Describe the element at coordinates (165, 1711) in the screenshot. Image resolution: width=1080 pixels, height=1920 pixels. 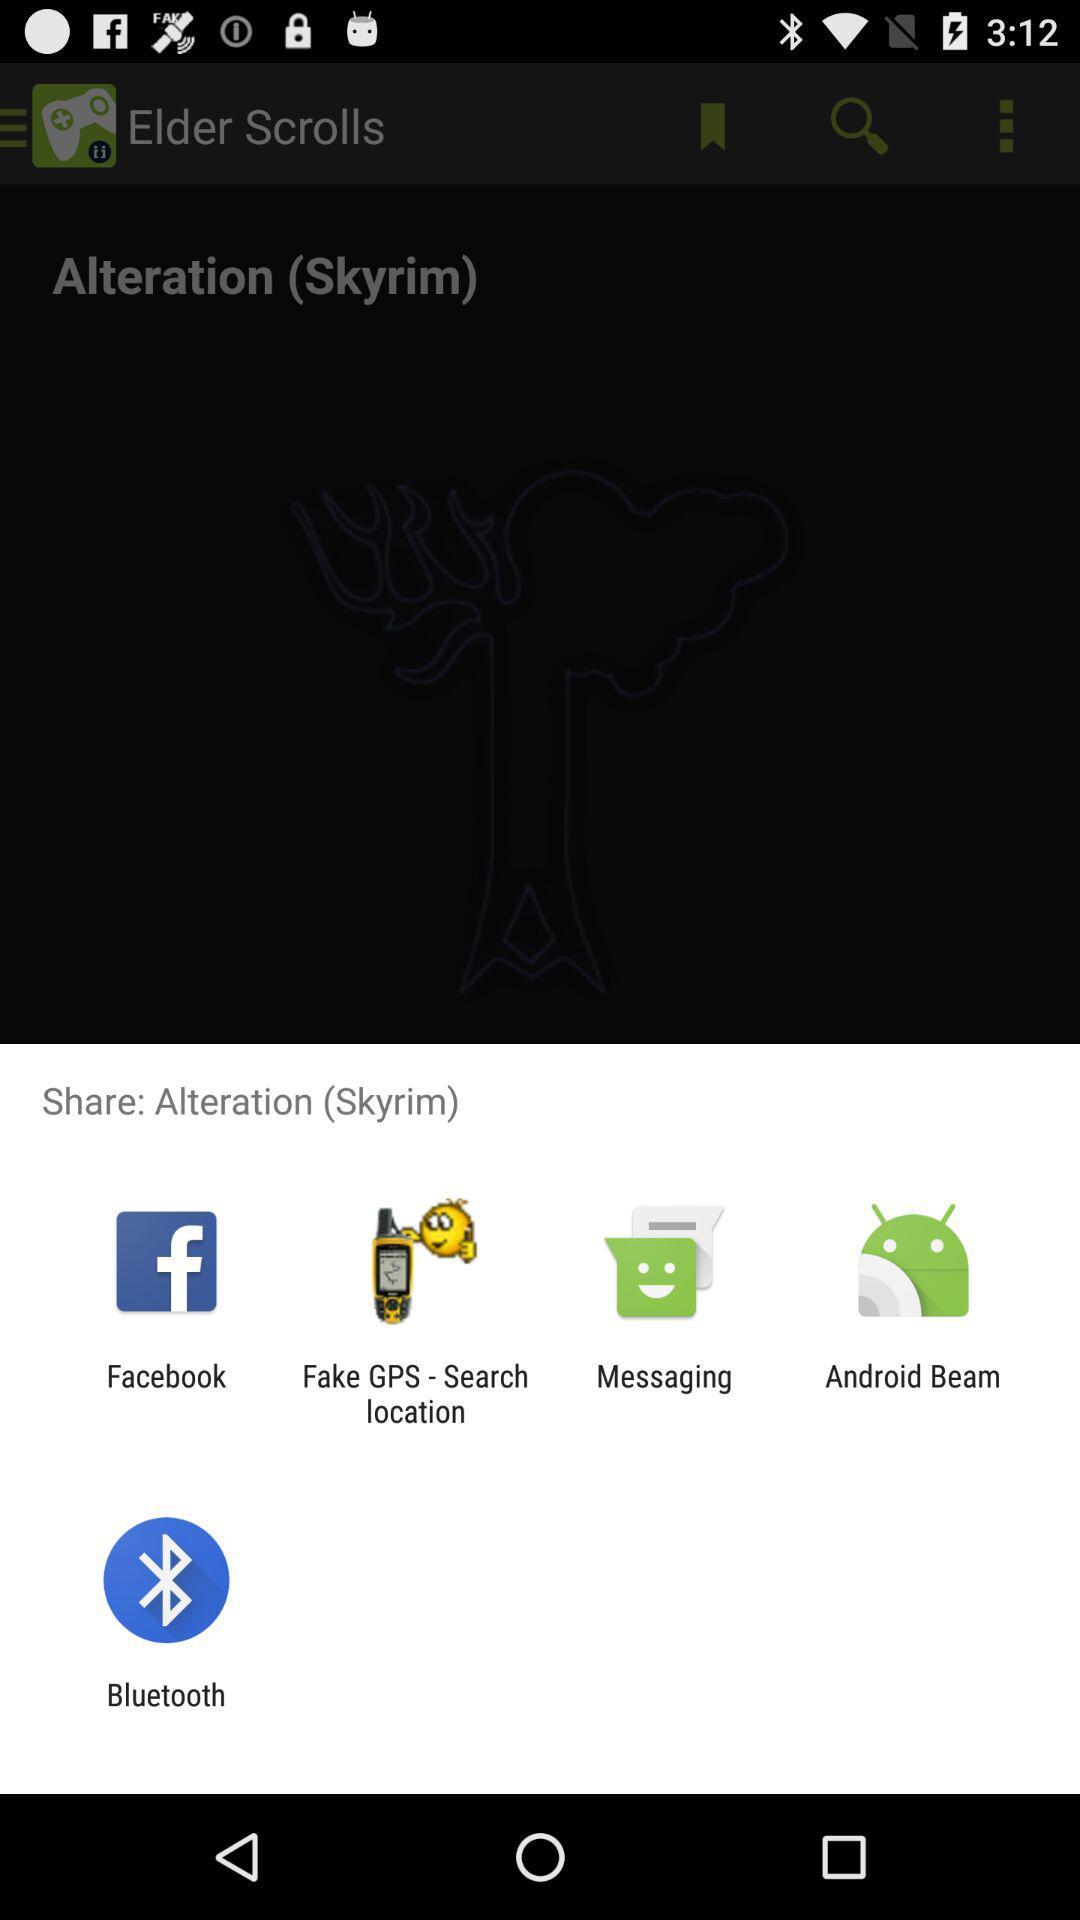
I see `bluetooth` at that location.